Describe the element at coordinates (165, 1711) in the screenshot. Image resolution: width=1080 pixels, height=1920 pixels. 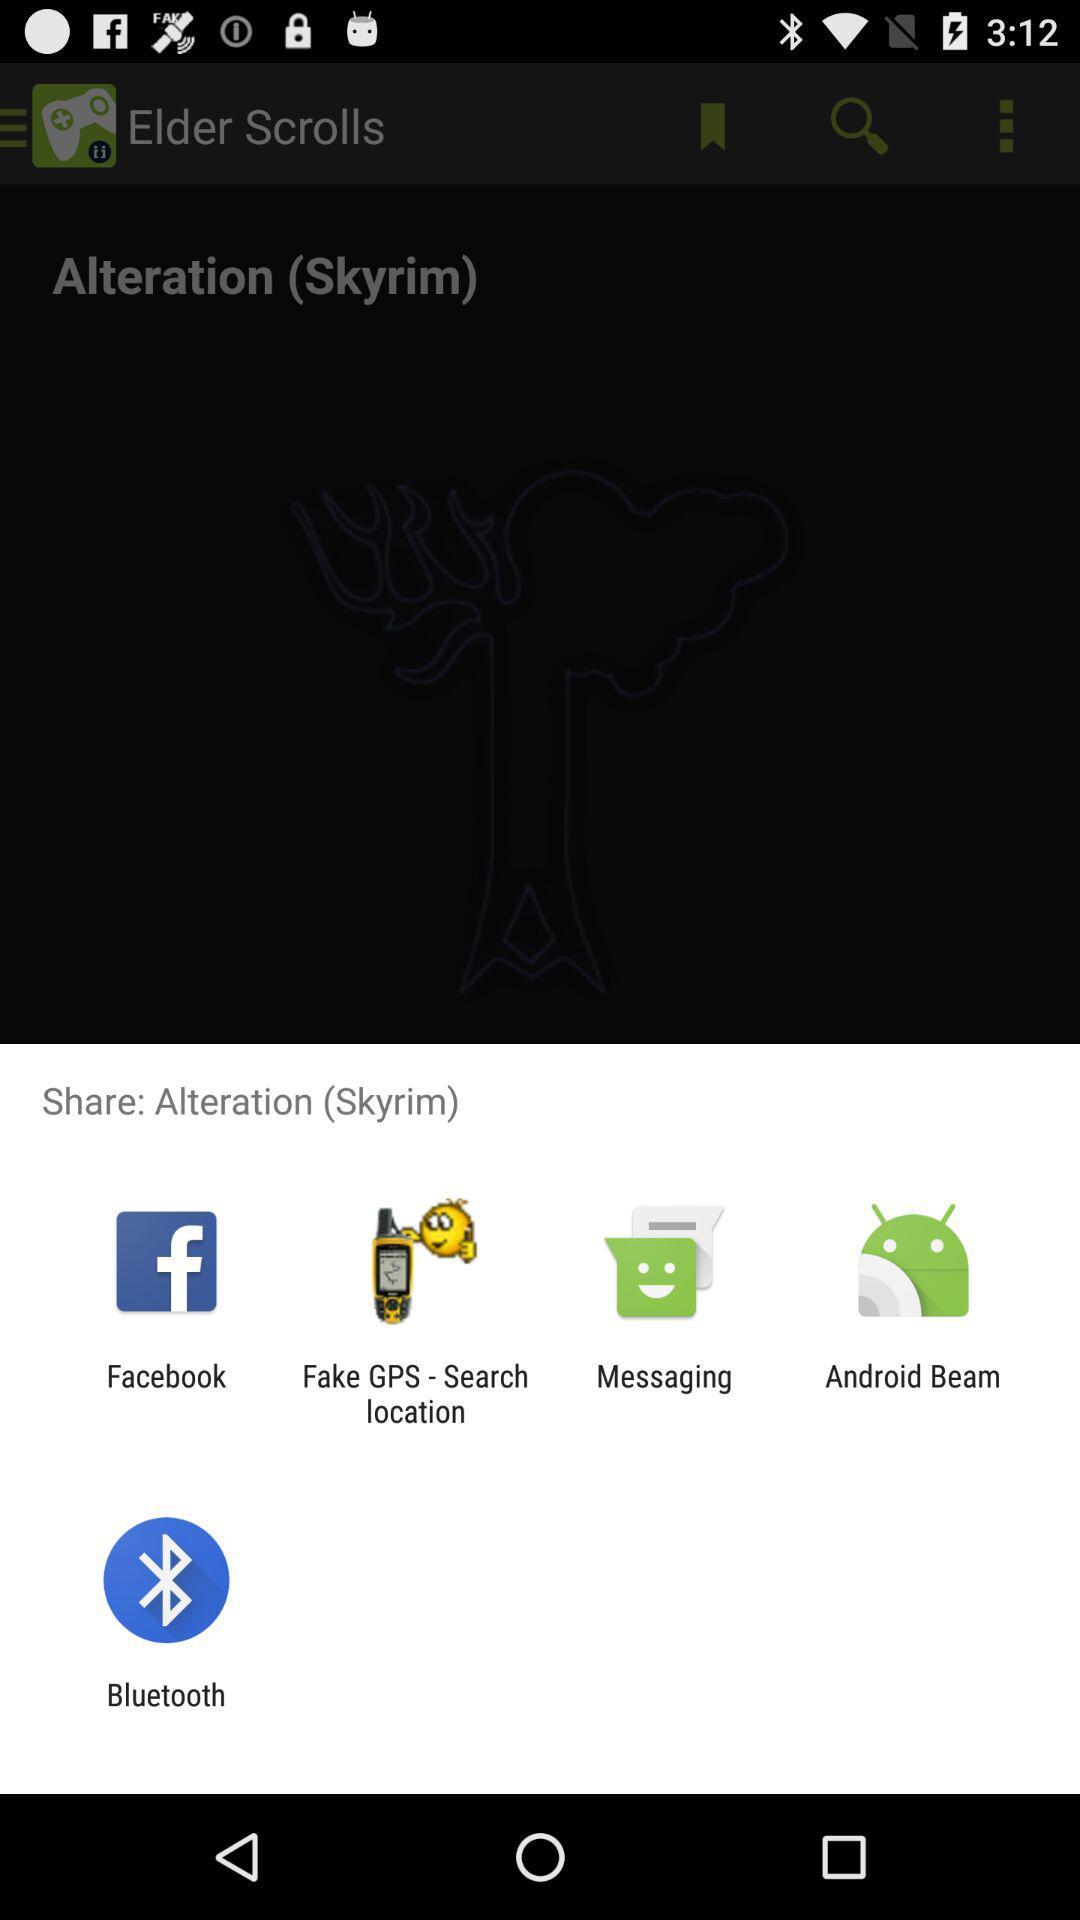
I see `bluetooth` at that location.